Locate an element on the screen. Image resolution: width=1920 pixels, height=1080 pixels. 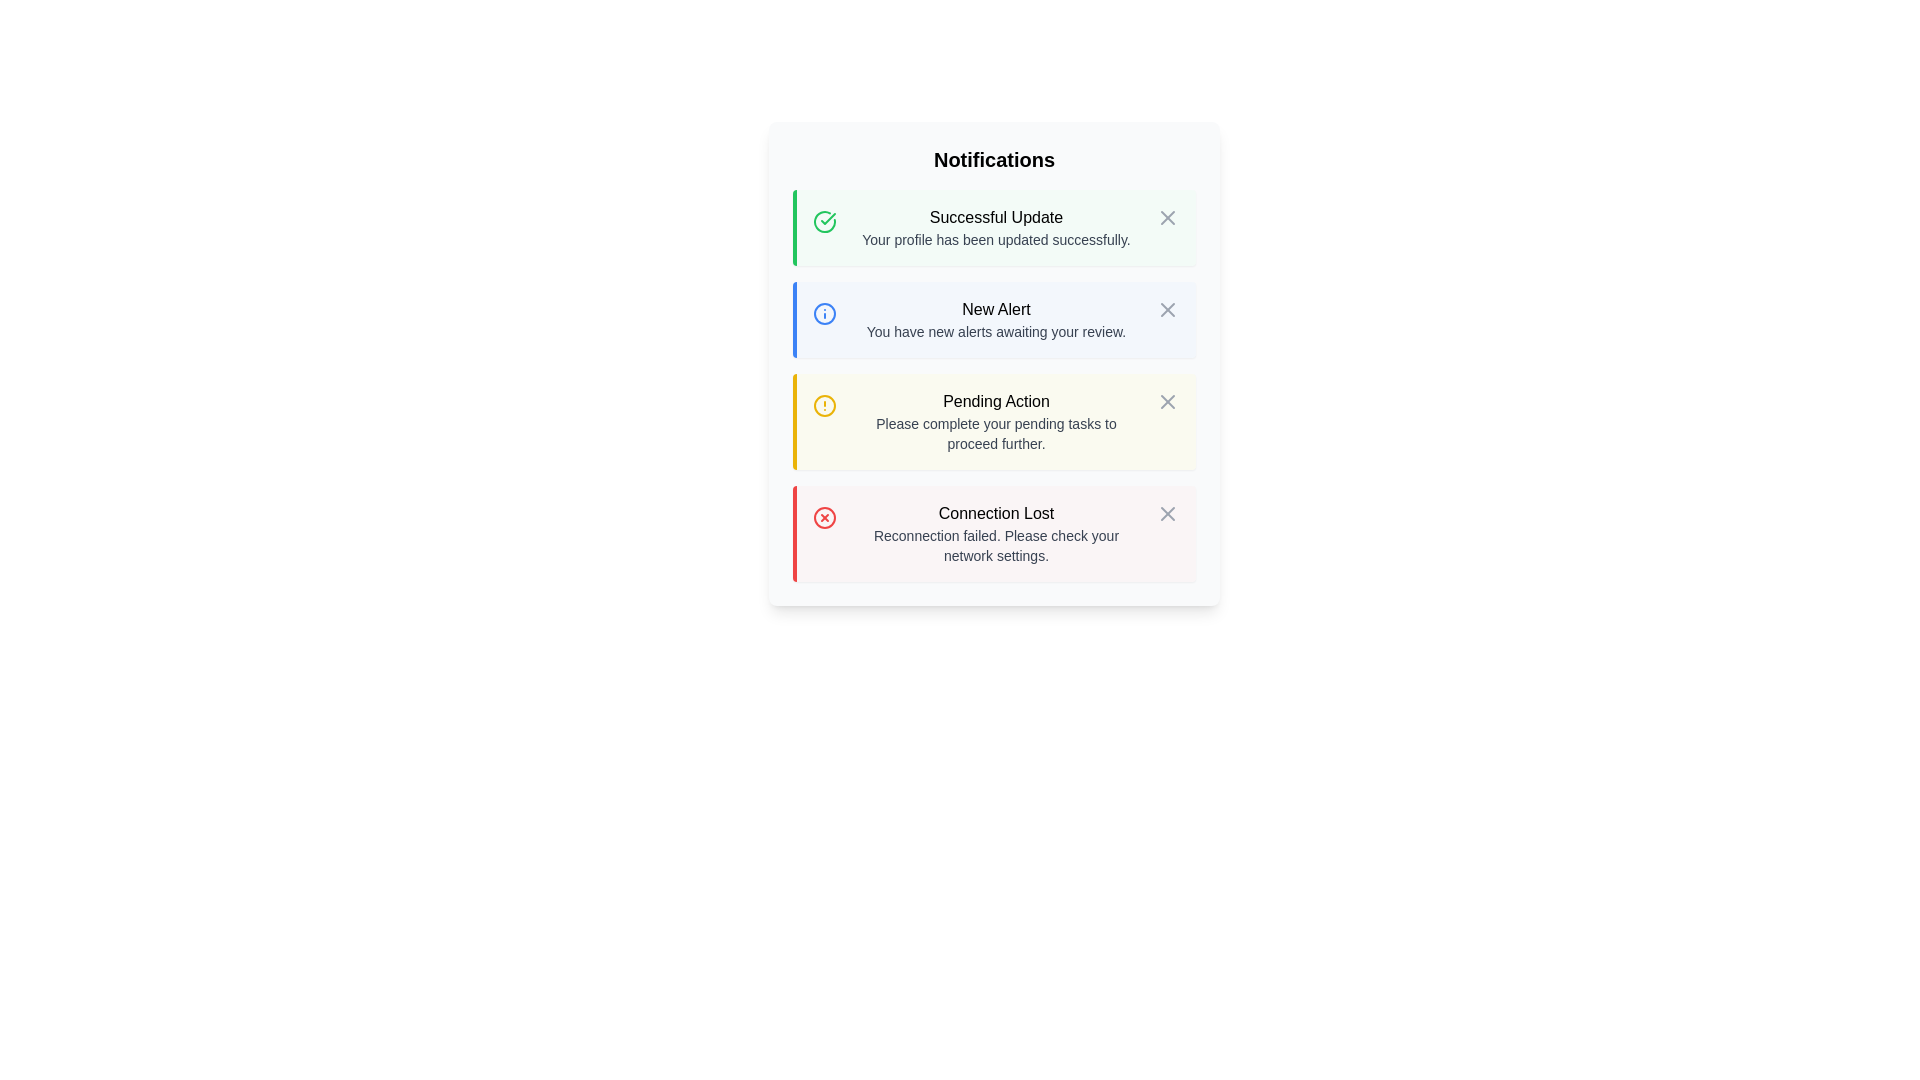
the text display that provides information about a new alert, located in the content section of the second notification item between 'Successful Update' and 'Pending Action' is located at coordinates (996, 319).